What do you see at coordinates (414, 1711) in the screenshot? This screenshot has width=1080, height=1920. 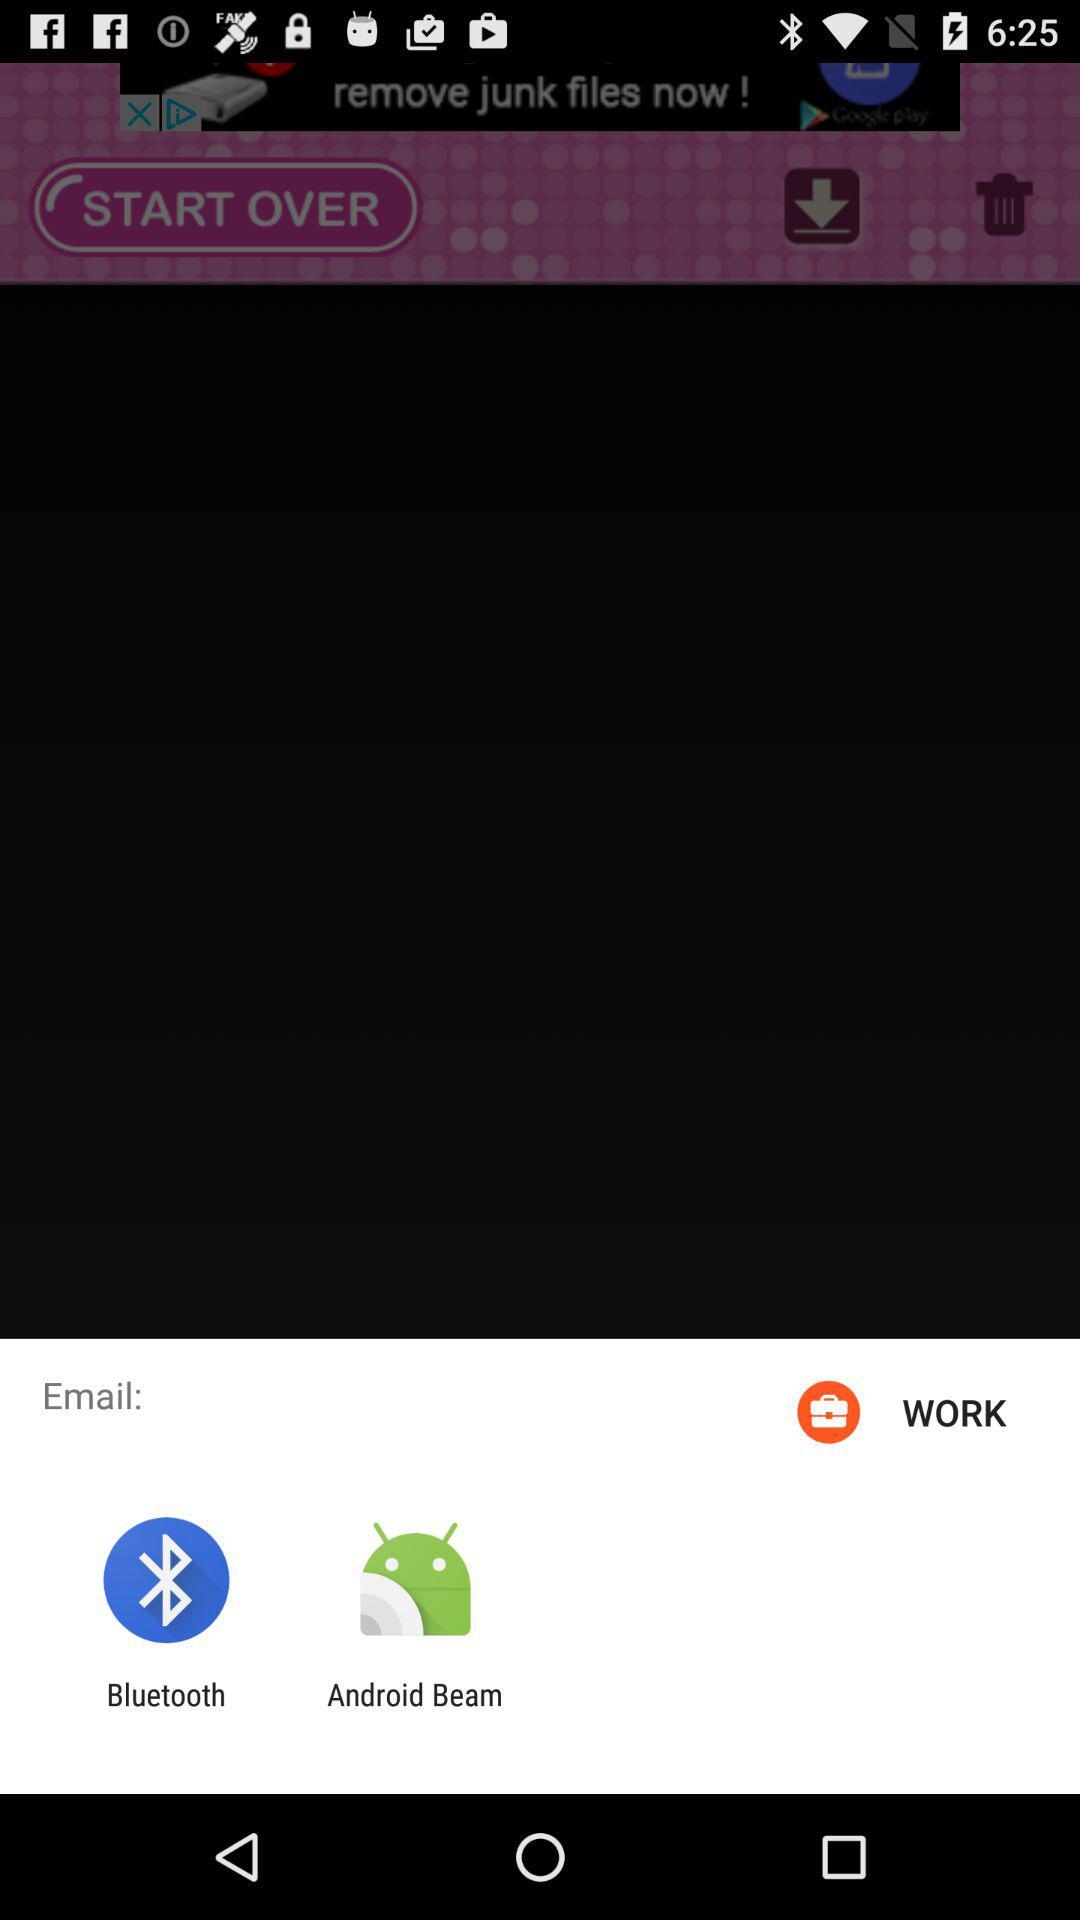 I see `app to the right of the bluetooth app` at bounding box center [414, 1711].